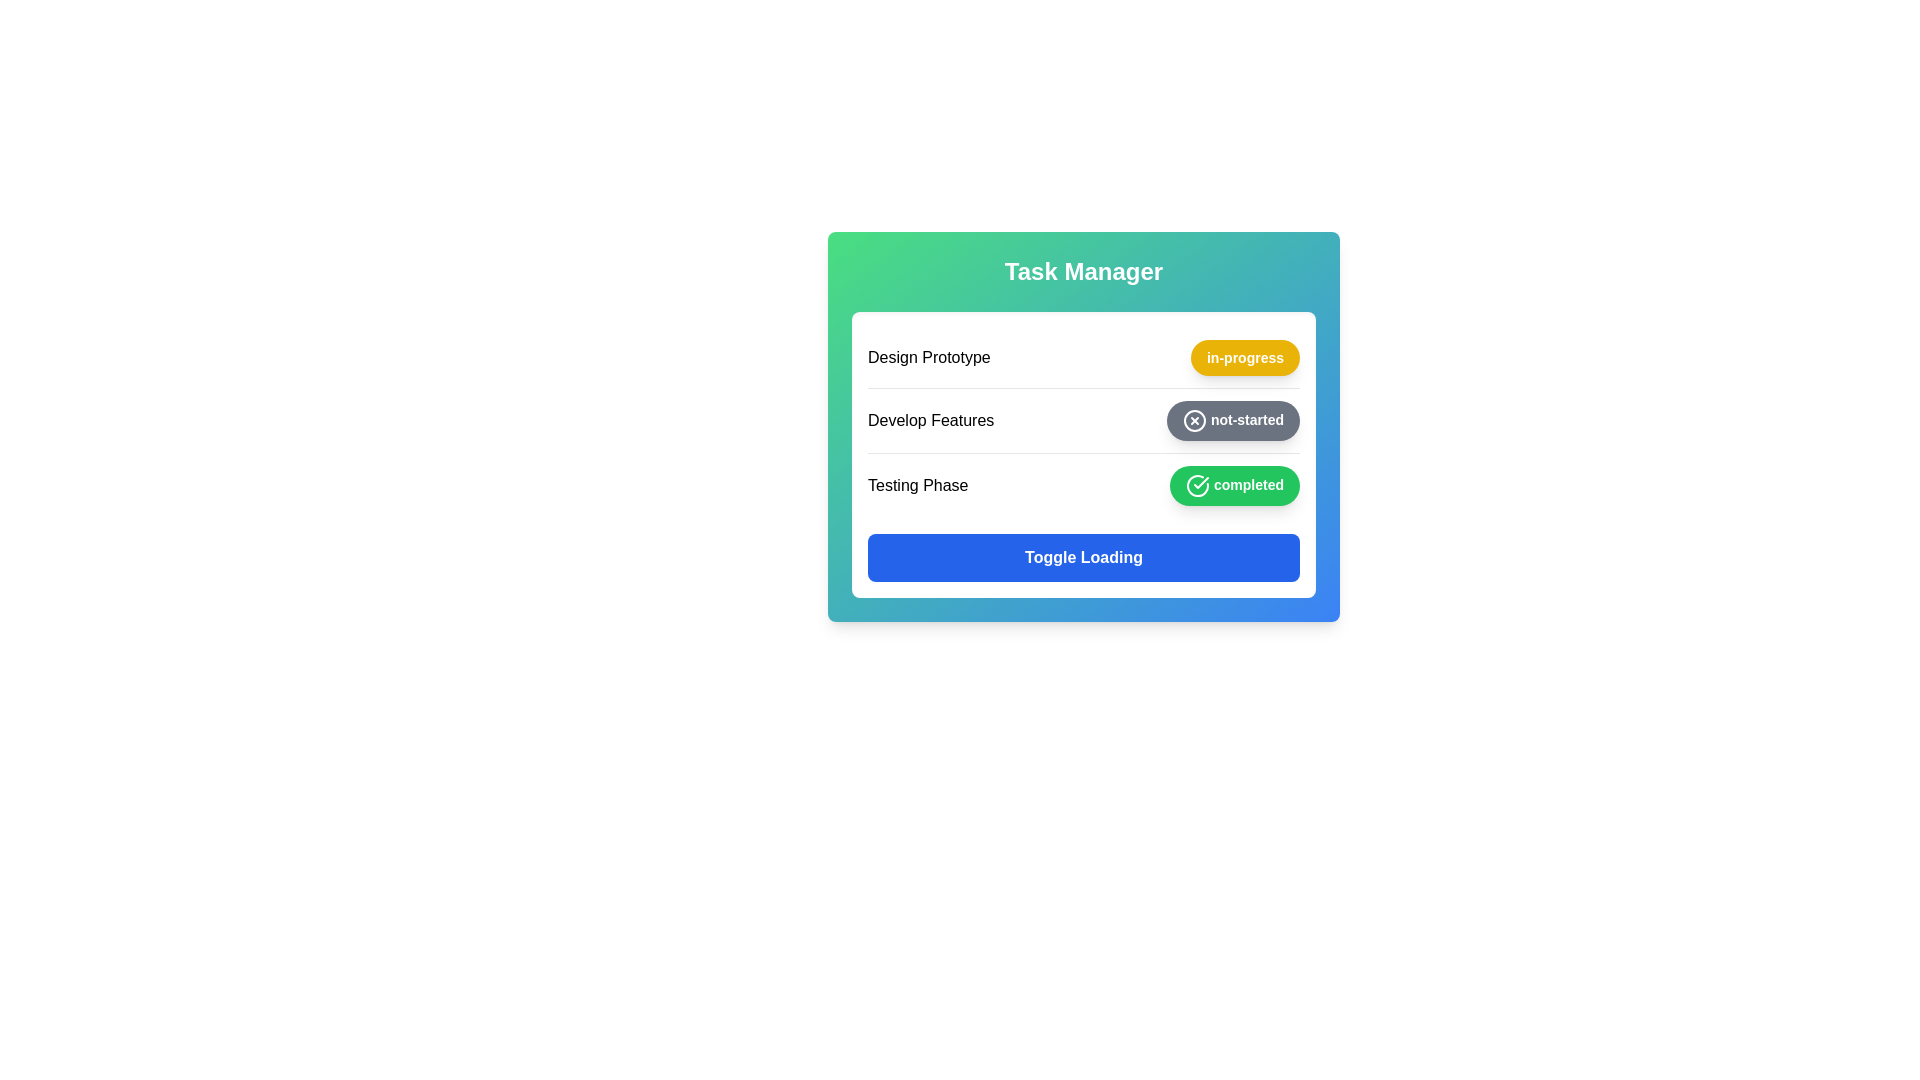 The height and width of the screenshot is (1080, 1920). Describe the element at coordinates (1083, 419) in the screenshot. I see `the Status panel labeled 'Develop Features' with a status badge 'not-started', which is the second item in the Task Manager panel` at that location.